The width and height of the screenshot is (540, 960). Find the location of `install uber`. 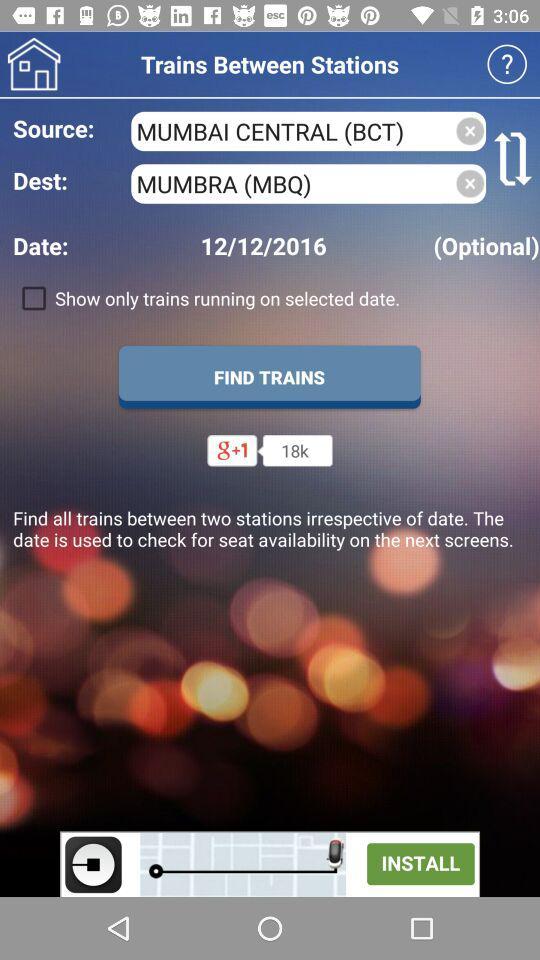

install uber is located at coordinates (270, 863).